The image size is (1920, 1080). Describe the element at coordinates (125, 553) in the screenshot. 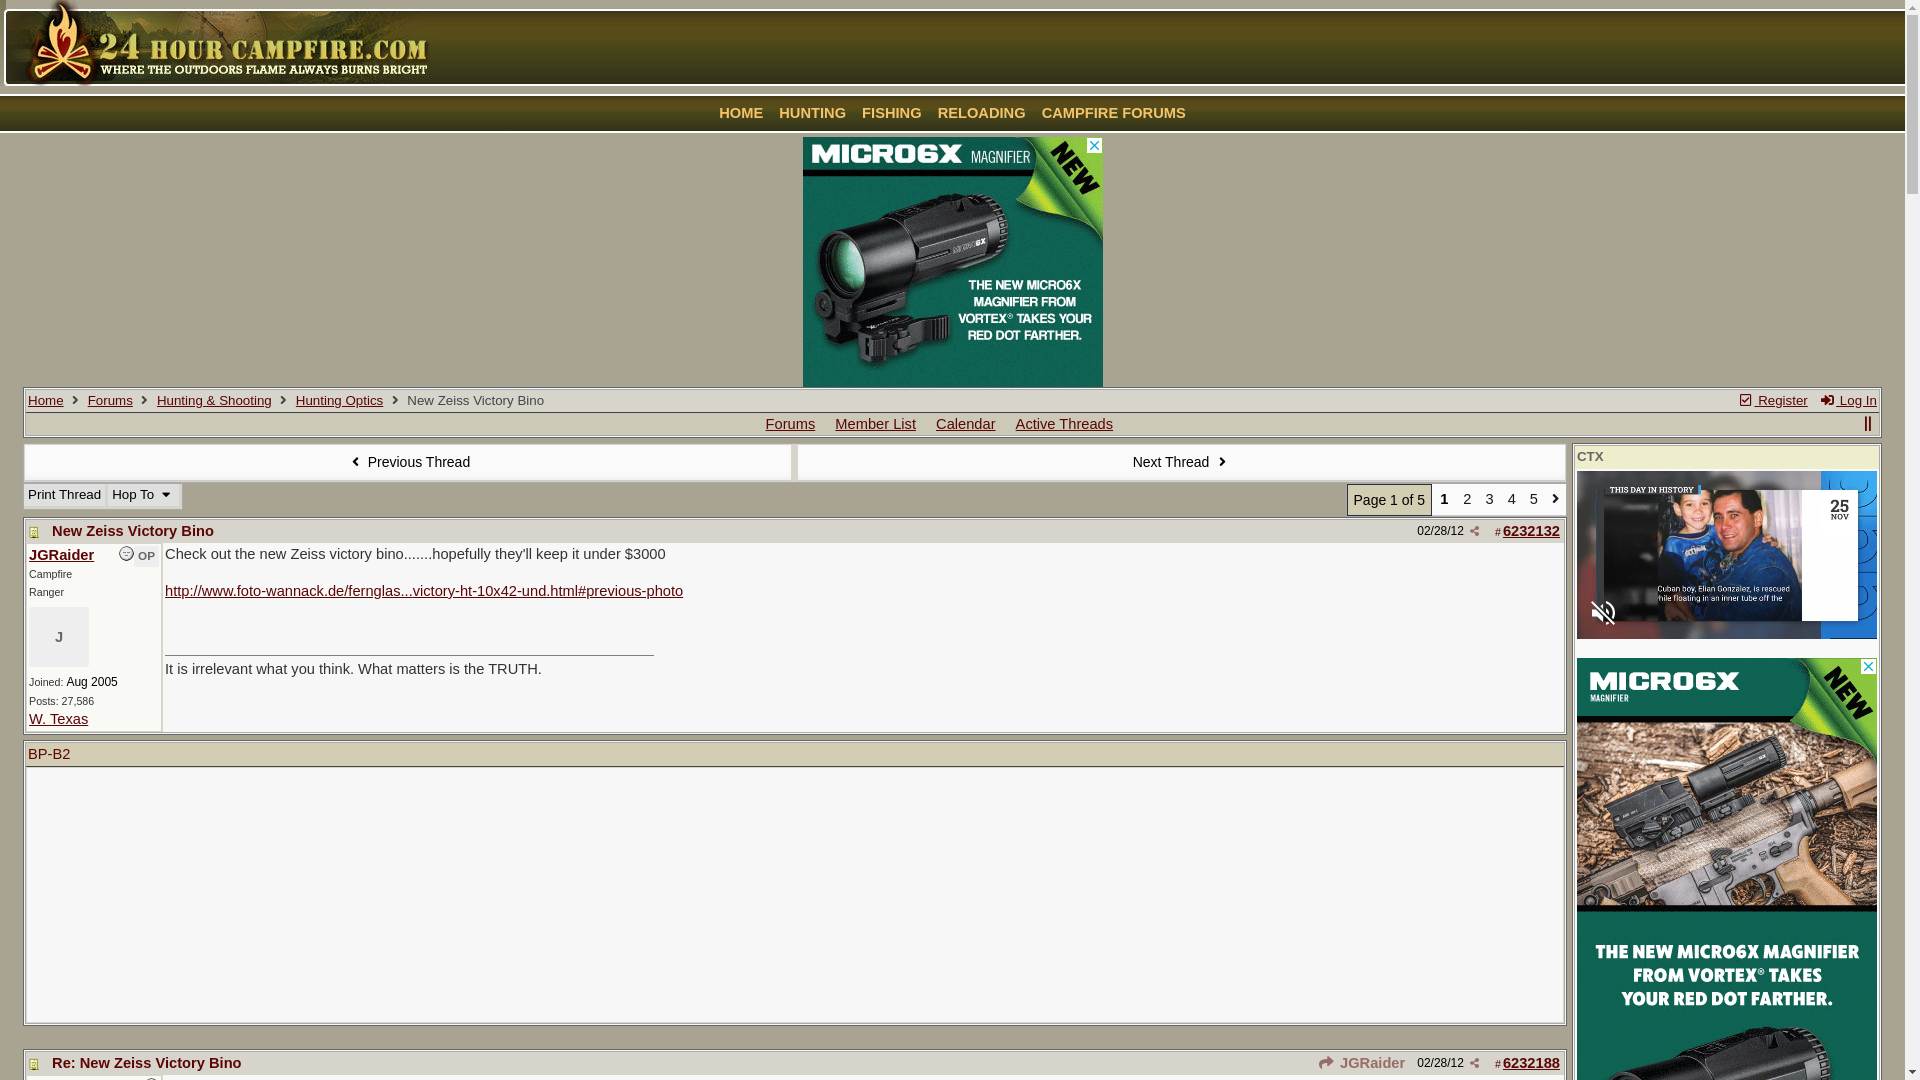

I see `'Offline'` at that location.